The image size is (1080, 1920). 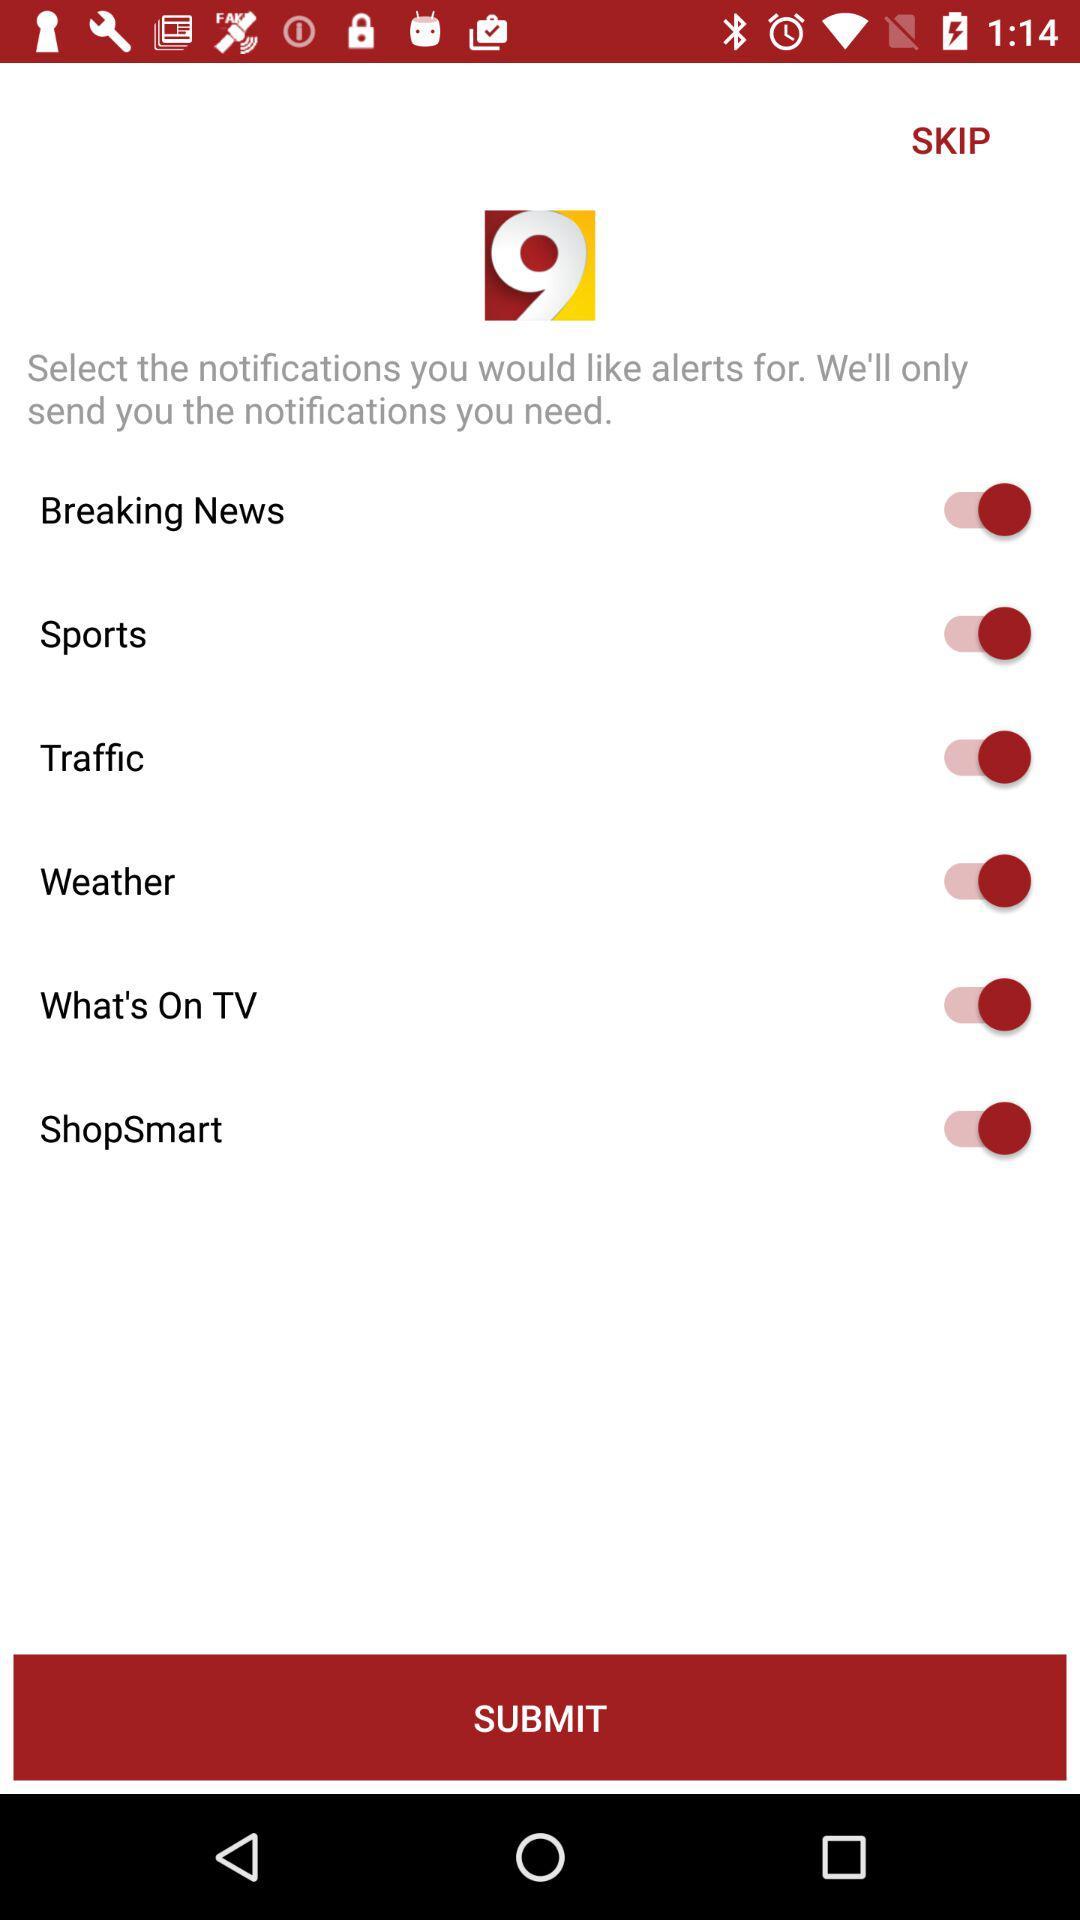 What do you see at coordinates (977, 632) in the screenshot?
I see `off button` at bounding box center [977, 632].